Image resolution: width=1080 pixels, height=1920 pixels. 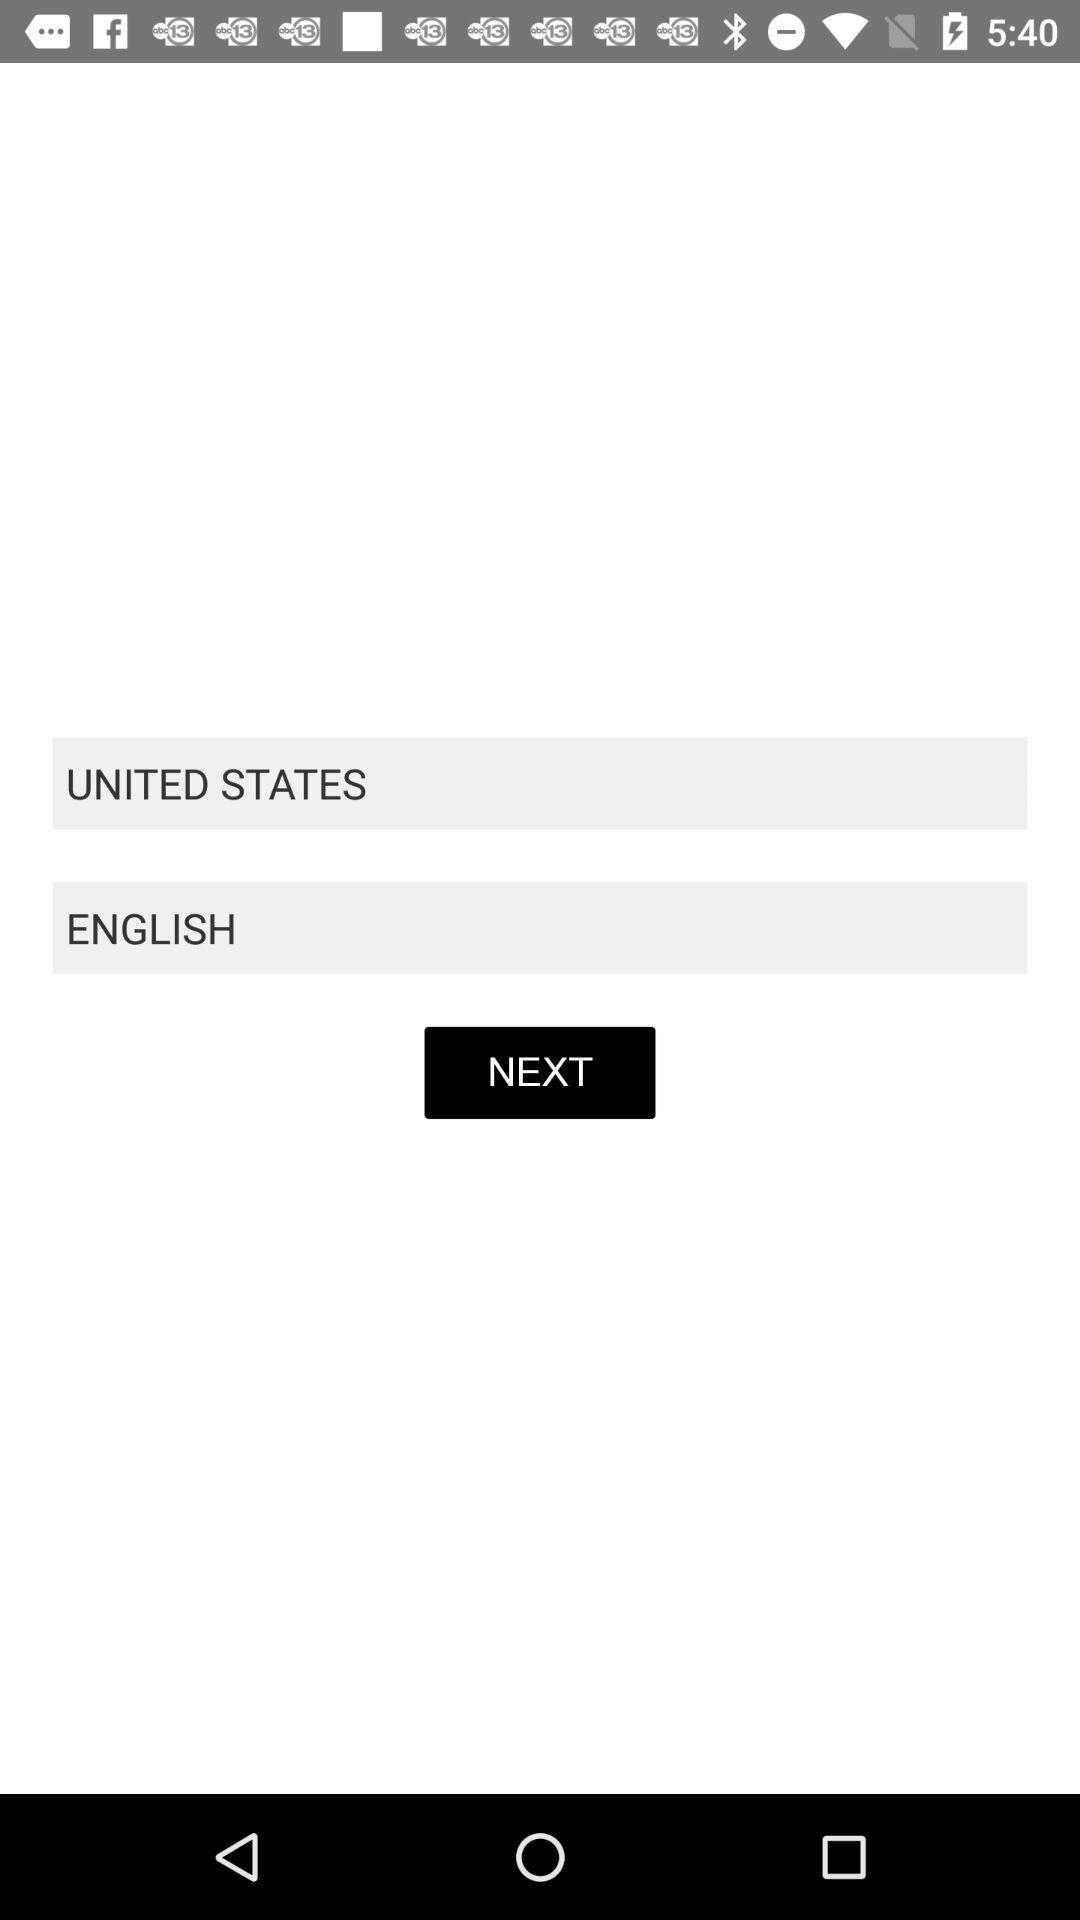 I want to click on item above the english icon, so click(x=540, y=782).